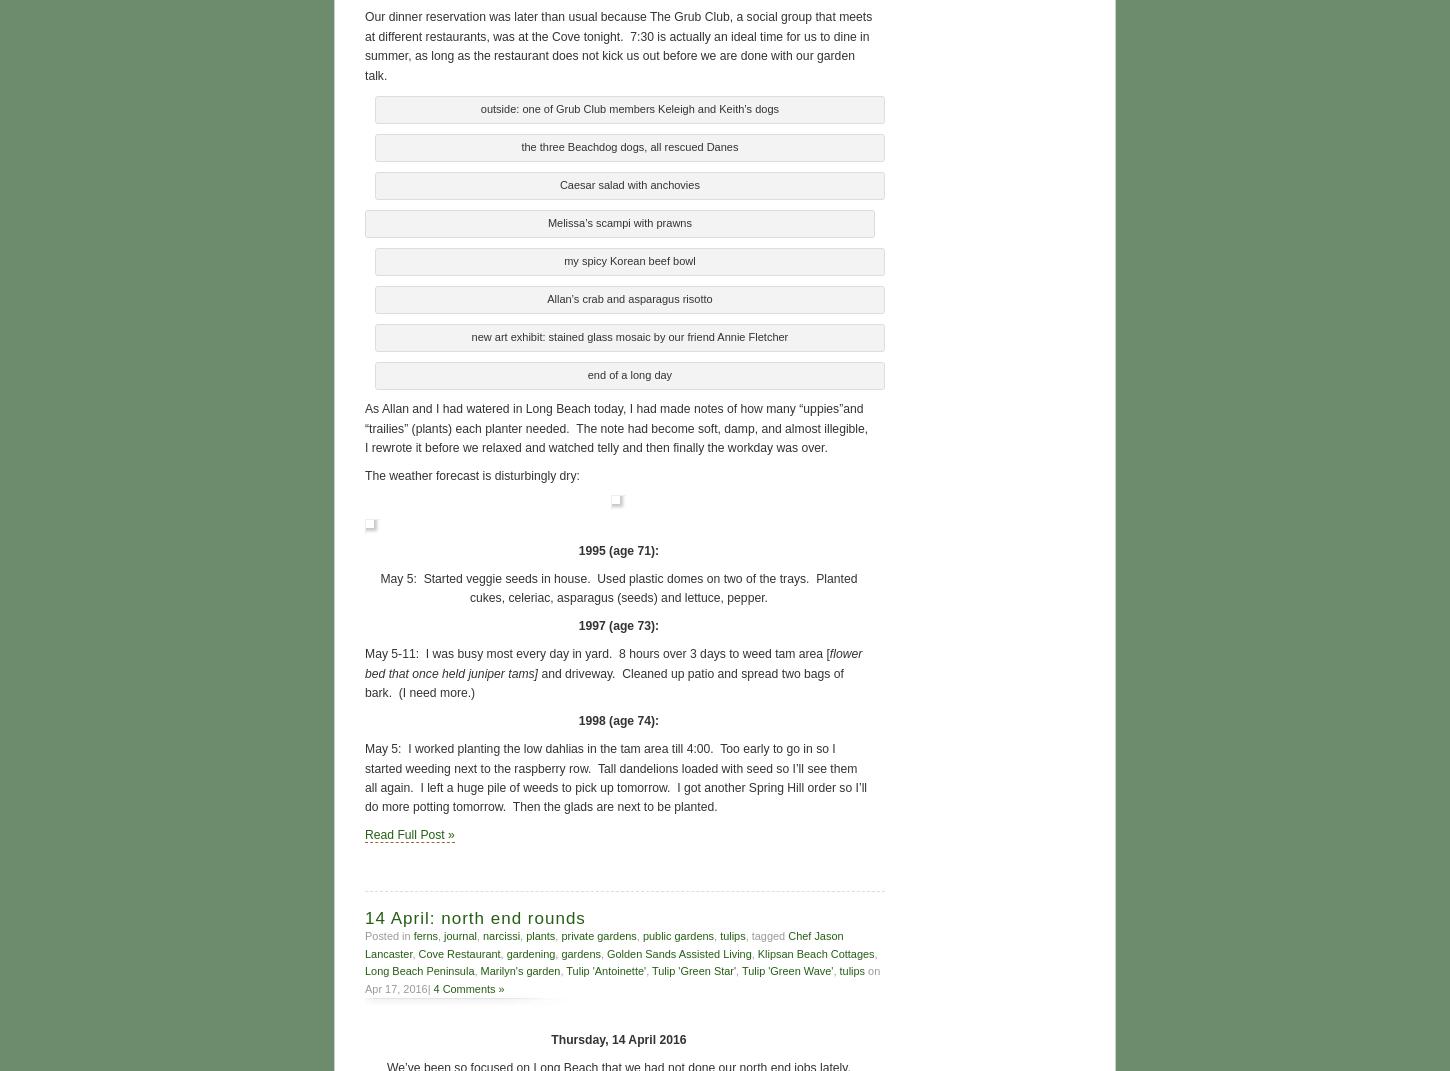  Describe the element at coordinates (598, 933) in the screenshot. I see `'private gardens'` at that location.